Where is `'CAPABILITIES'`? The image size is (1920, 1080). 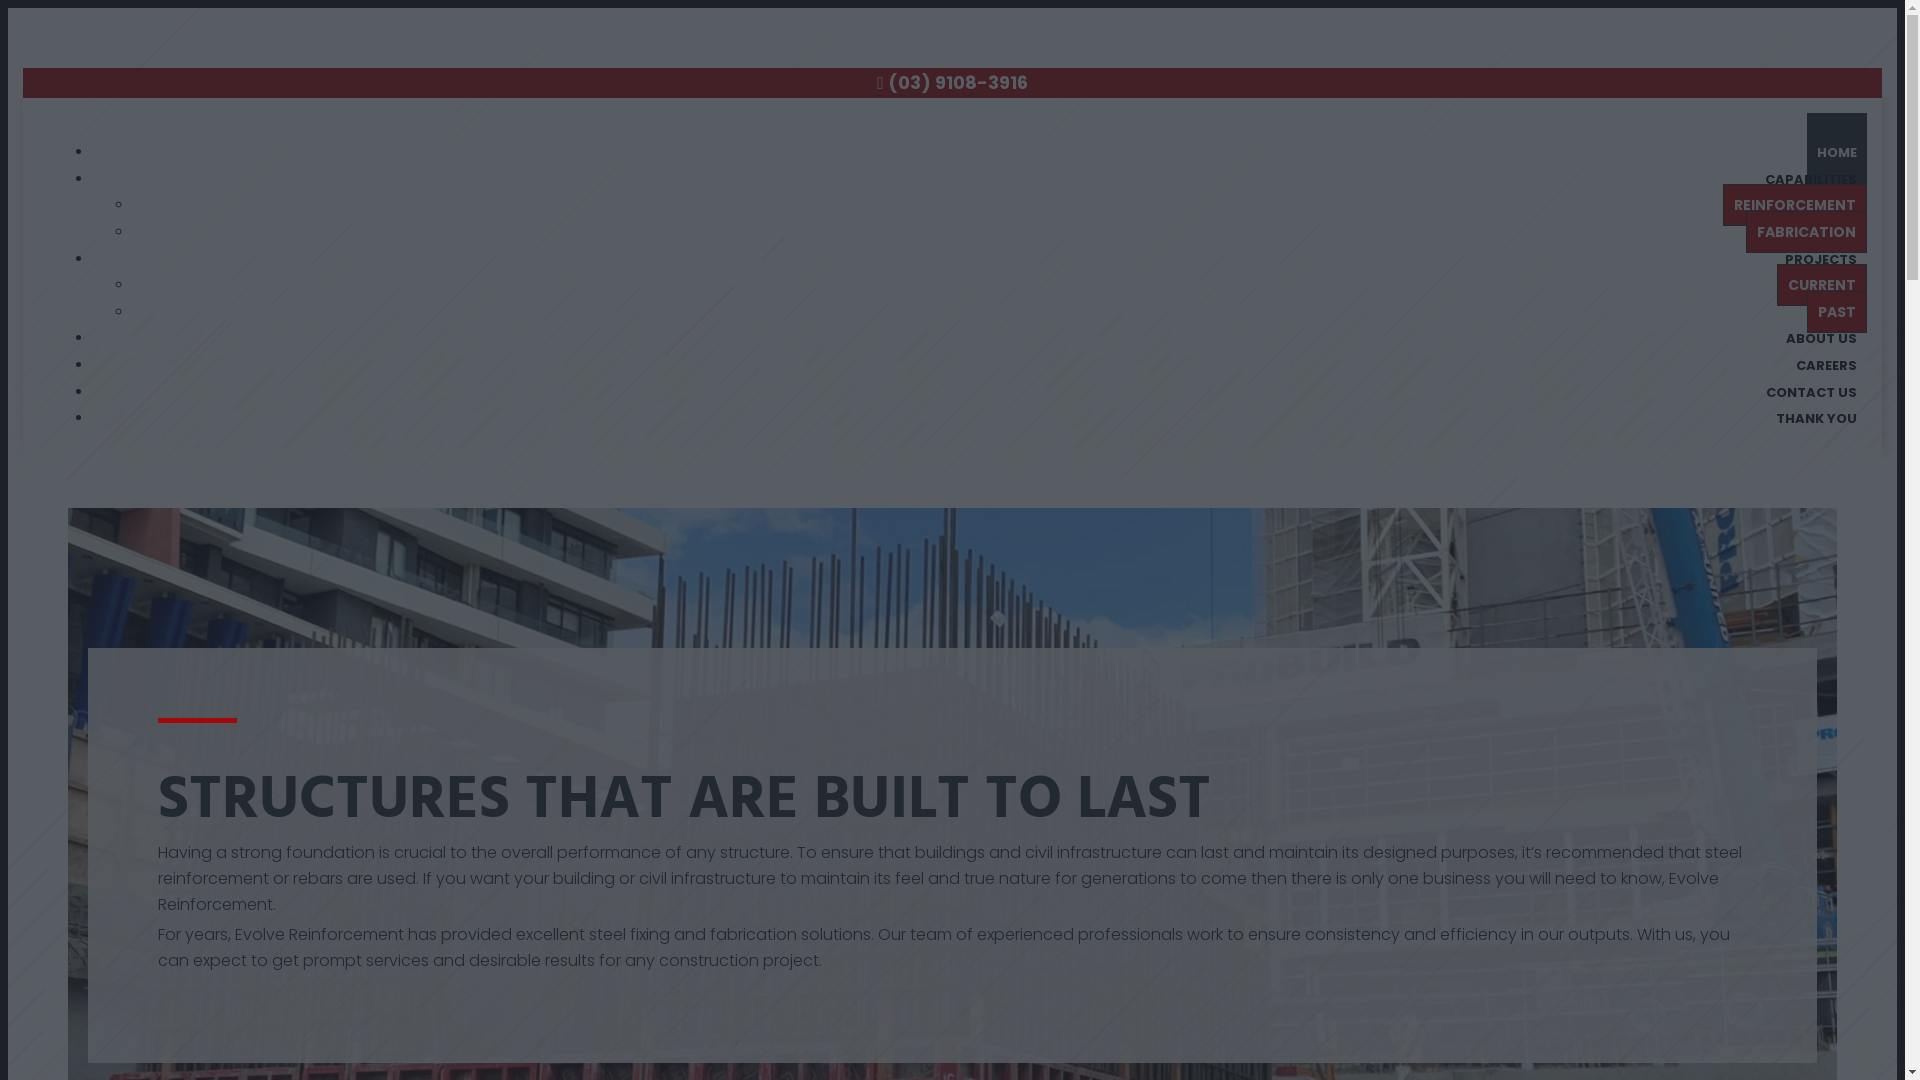
'CAPABILITIES' is located at coordinates (1810, 178).